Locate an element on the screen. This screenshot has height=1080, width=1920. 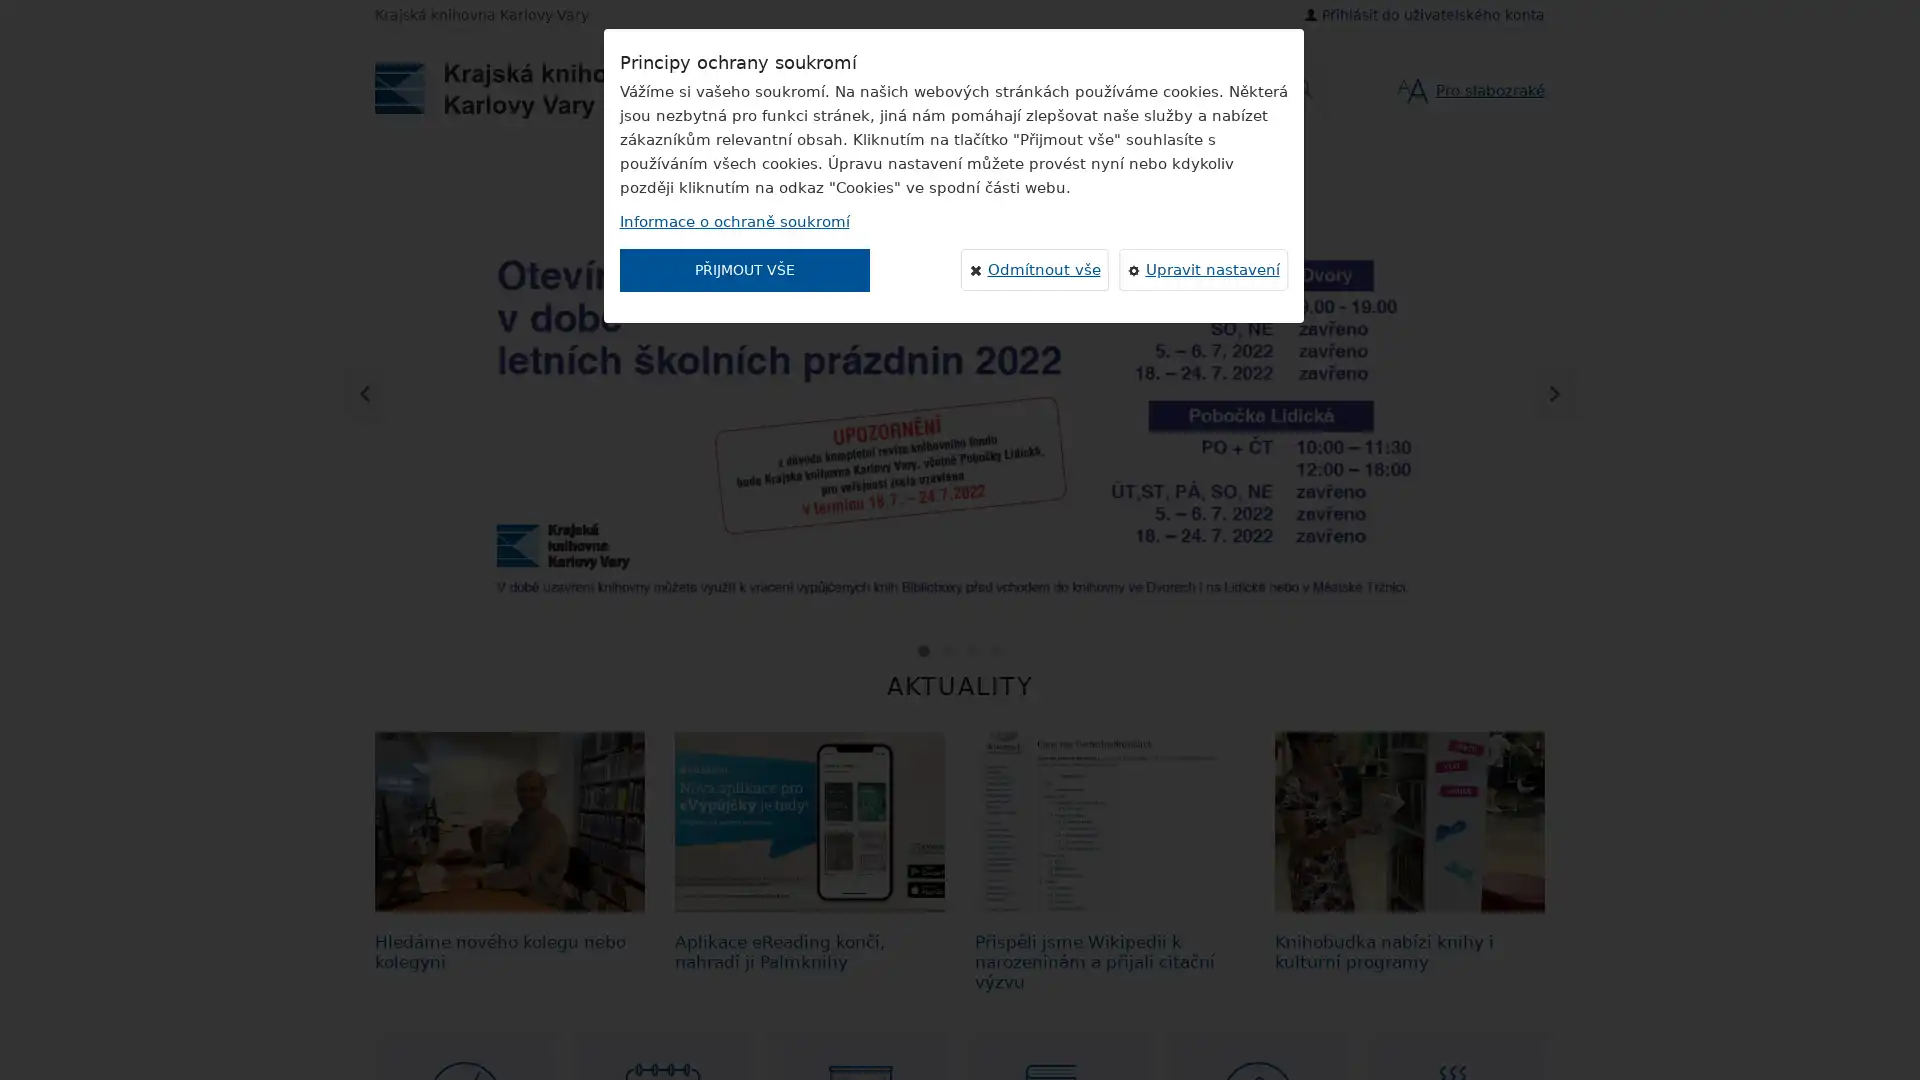
HLEDAT is located at coordinates (1300, 88).